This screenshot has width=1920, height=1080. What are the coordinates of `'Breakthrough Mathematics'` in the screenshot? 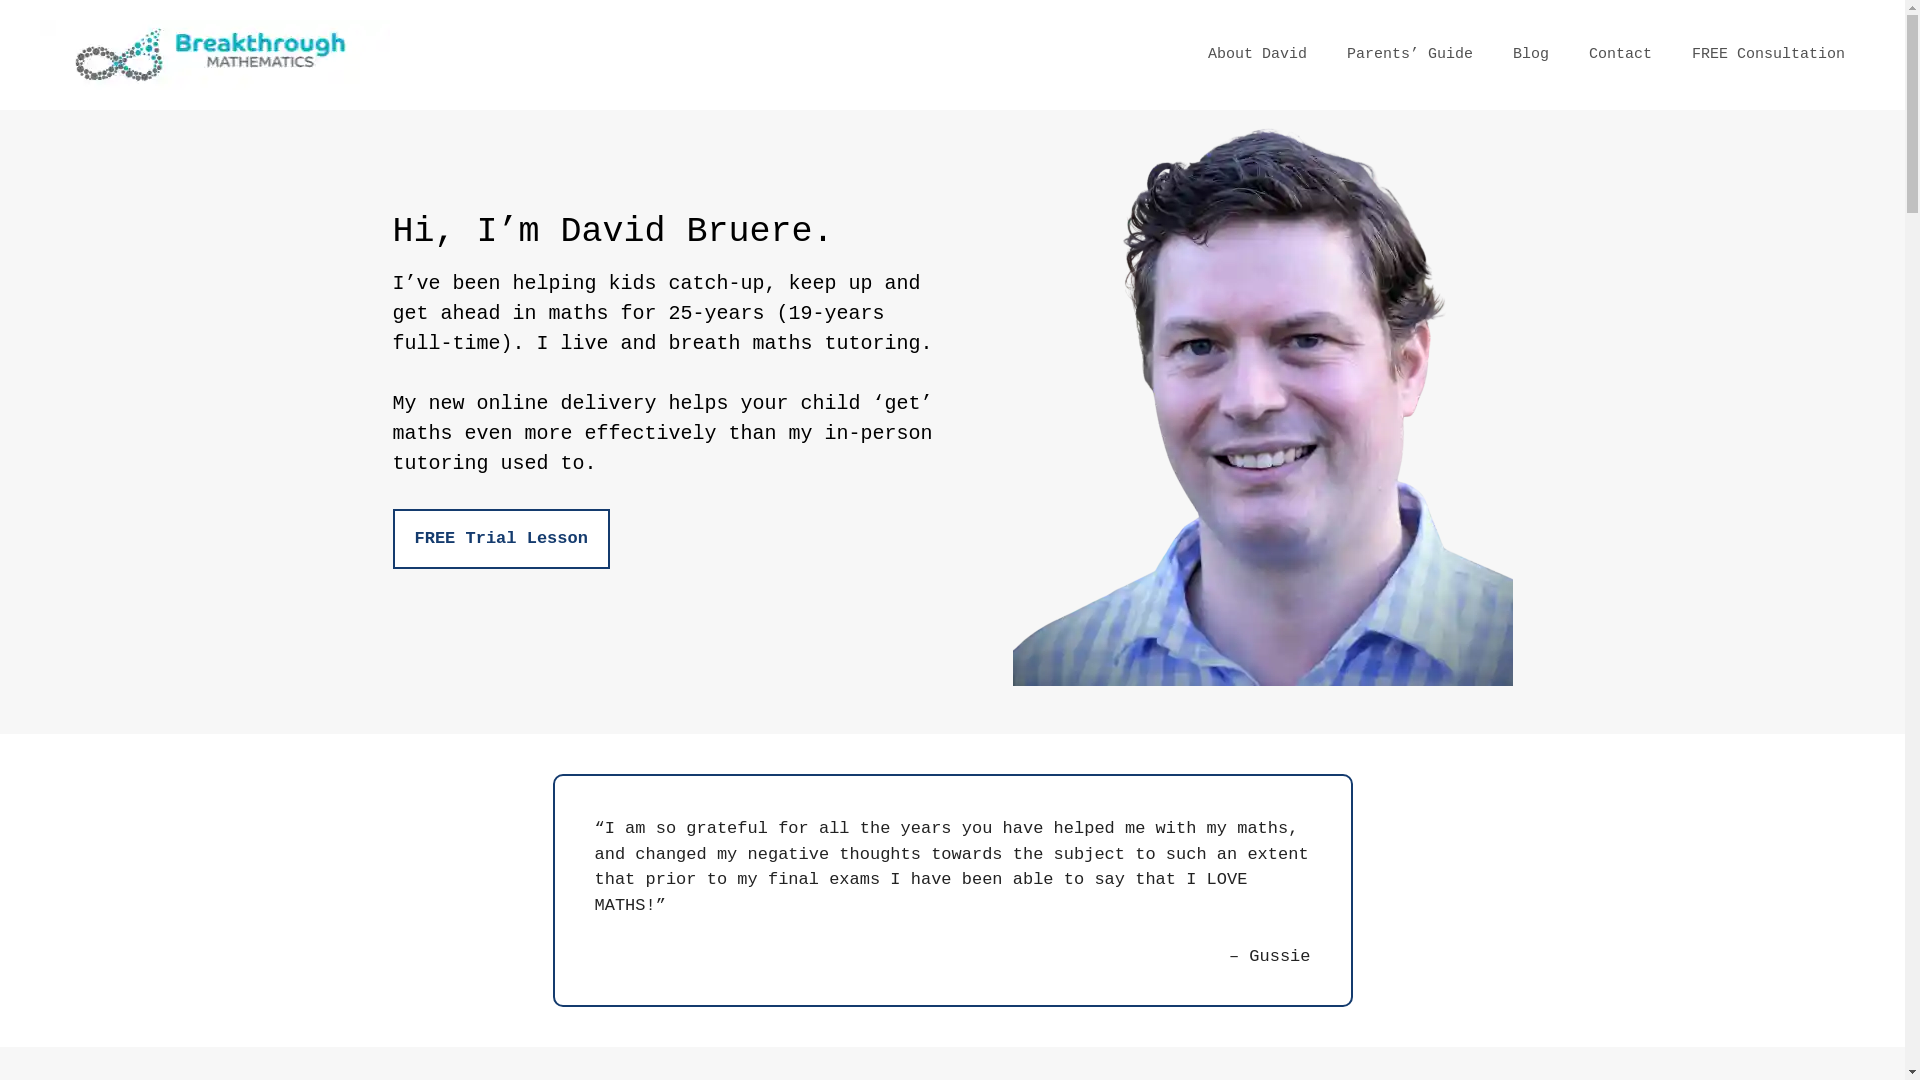 It's located at (215, 53).